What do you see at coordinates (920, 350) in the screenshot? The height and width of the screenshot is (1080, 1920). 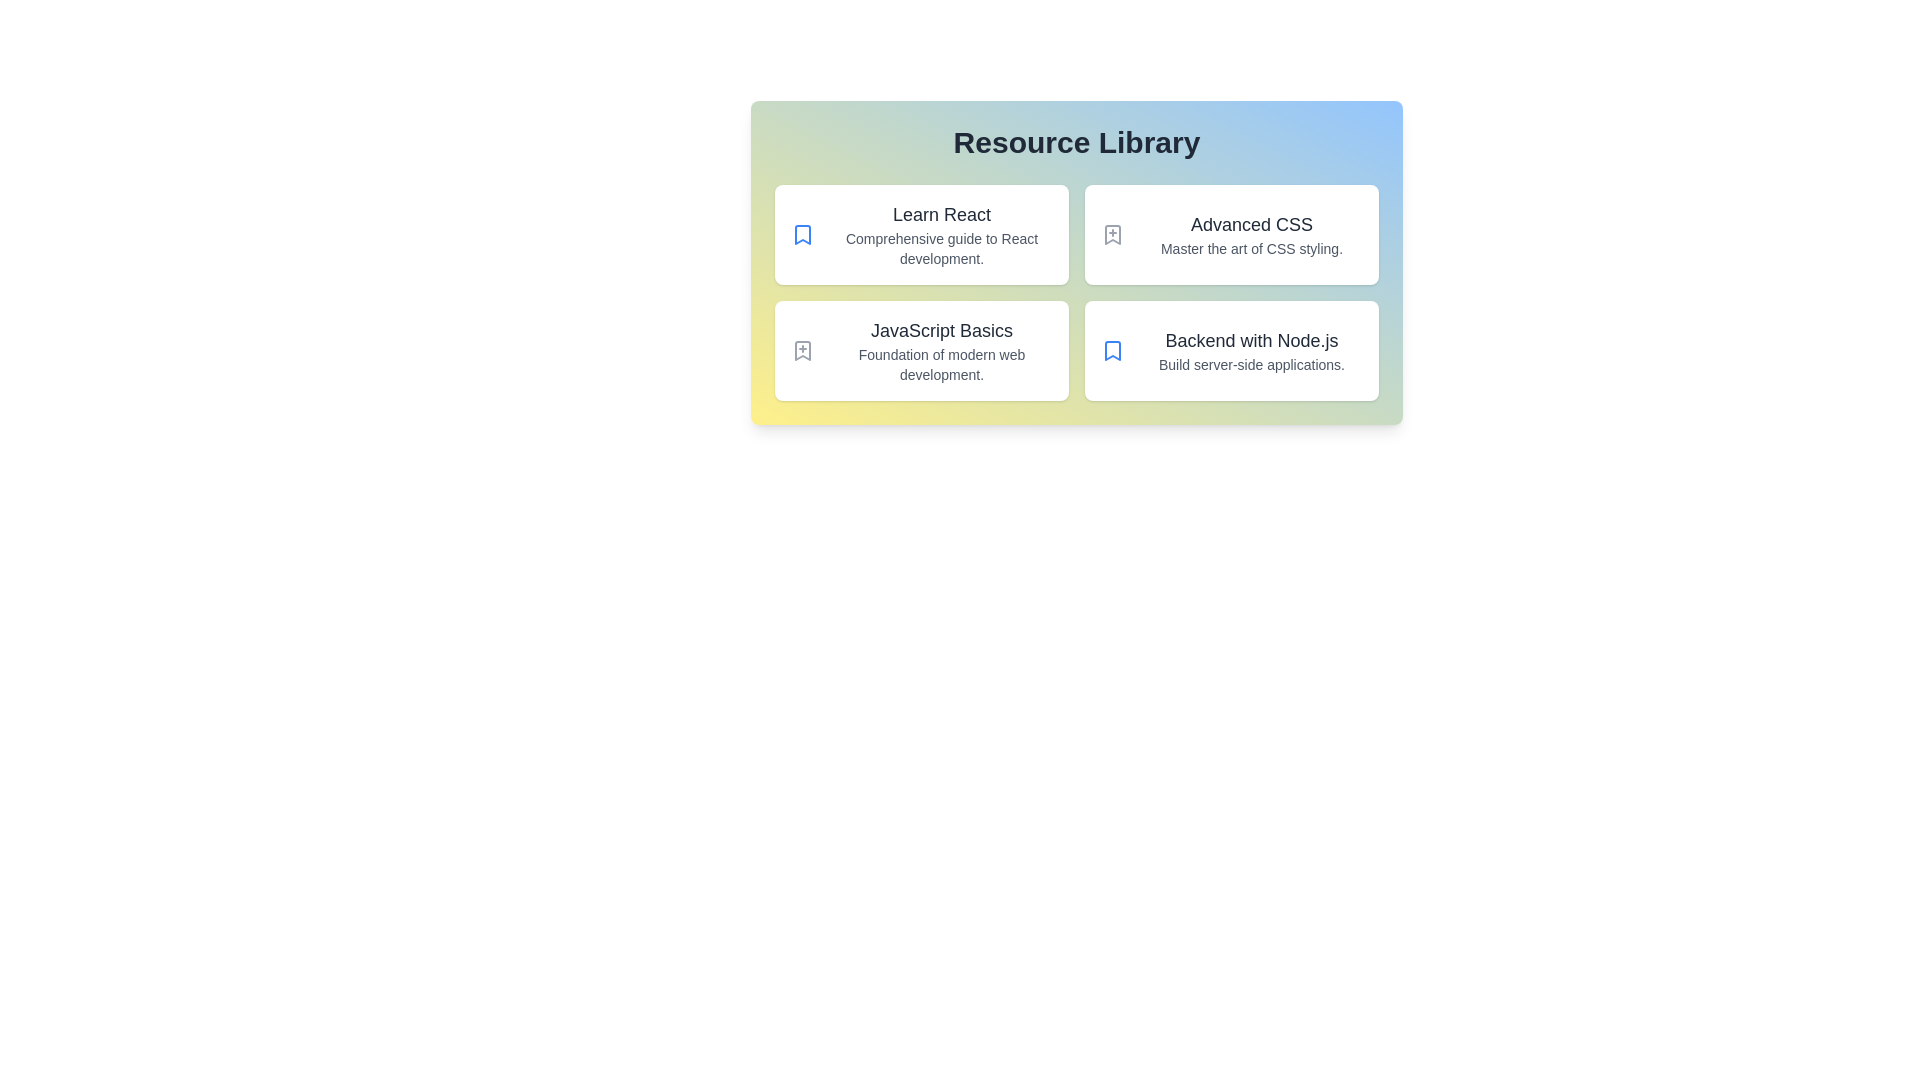 I see `the resource card titled JavaScript Basics` at bounding box center [920, 350].